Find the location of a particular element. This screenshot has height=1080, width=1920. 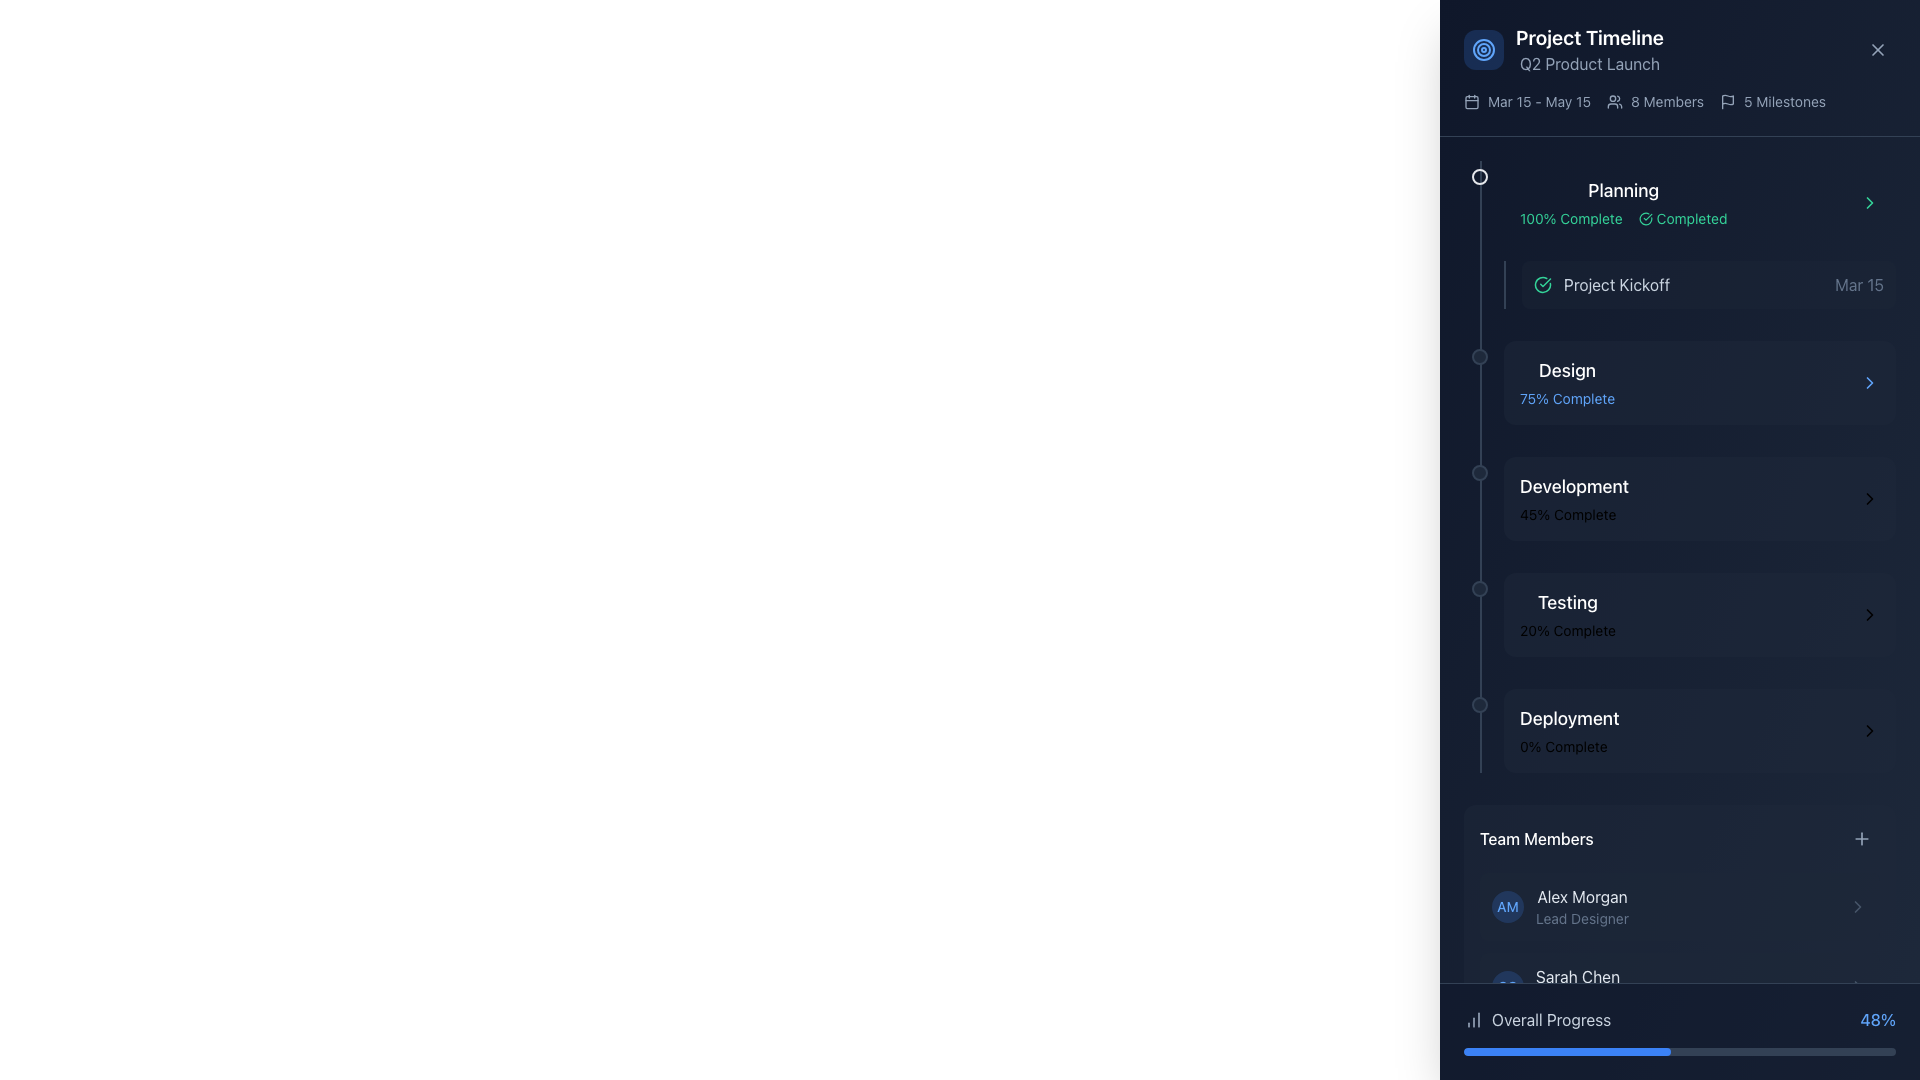

the 'Planning' header section in the timeline interface is located at coordinates (1698, 234).